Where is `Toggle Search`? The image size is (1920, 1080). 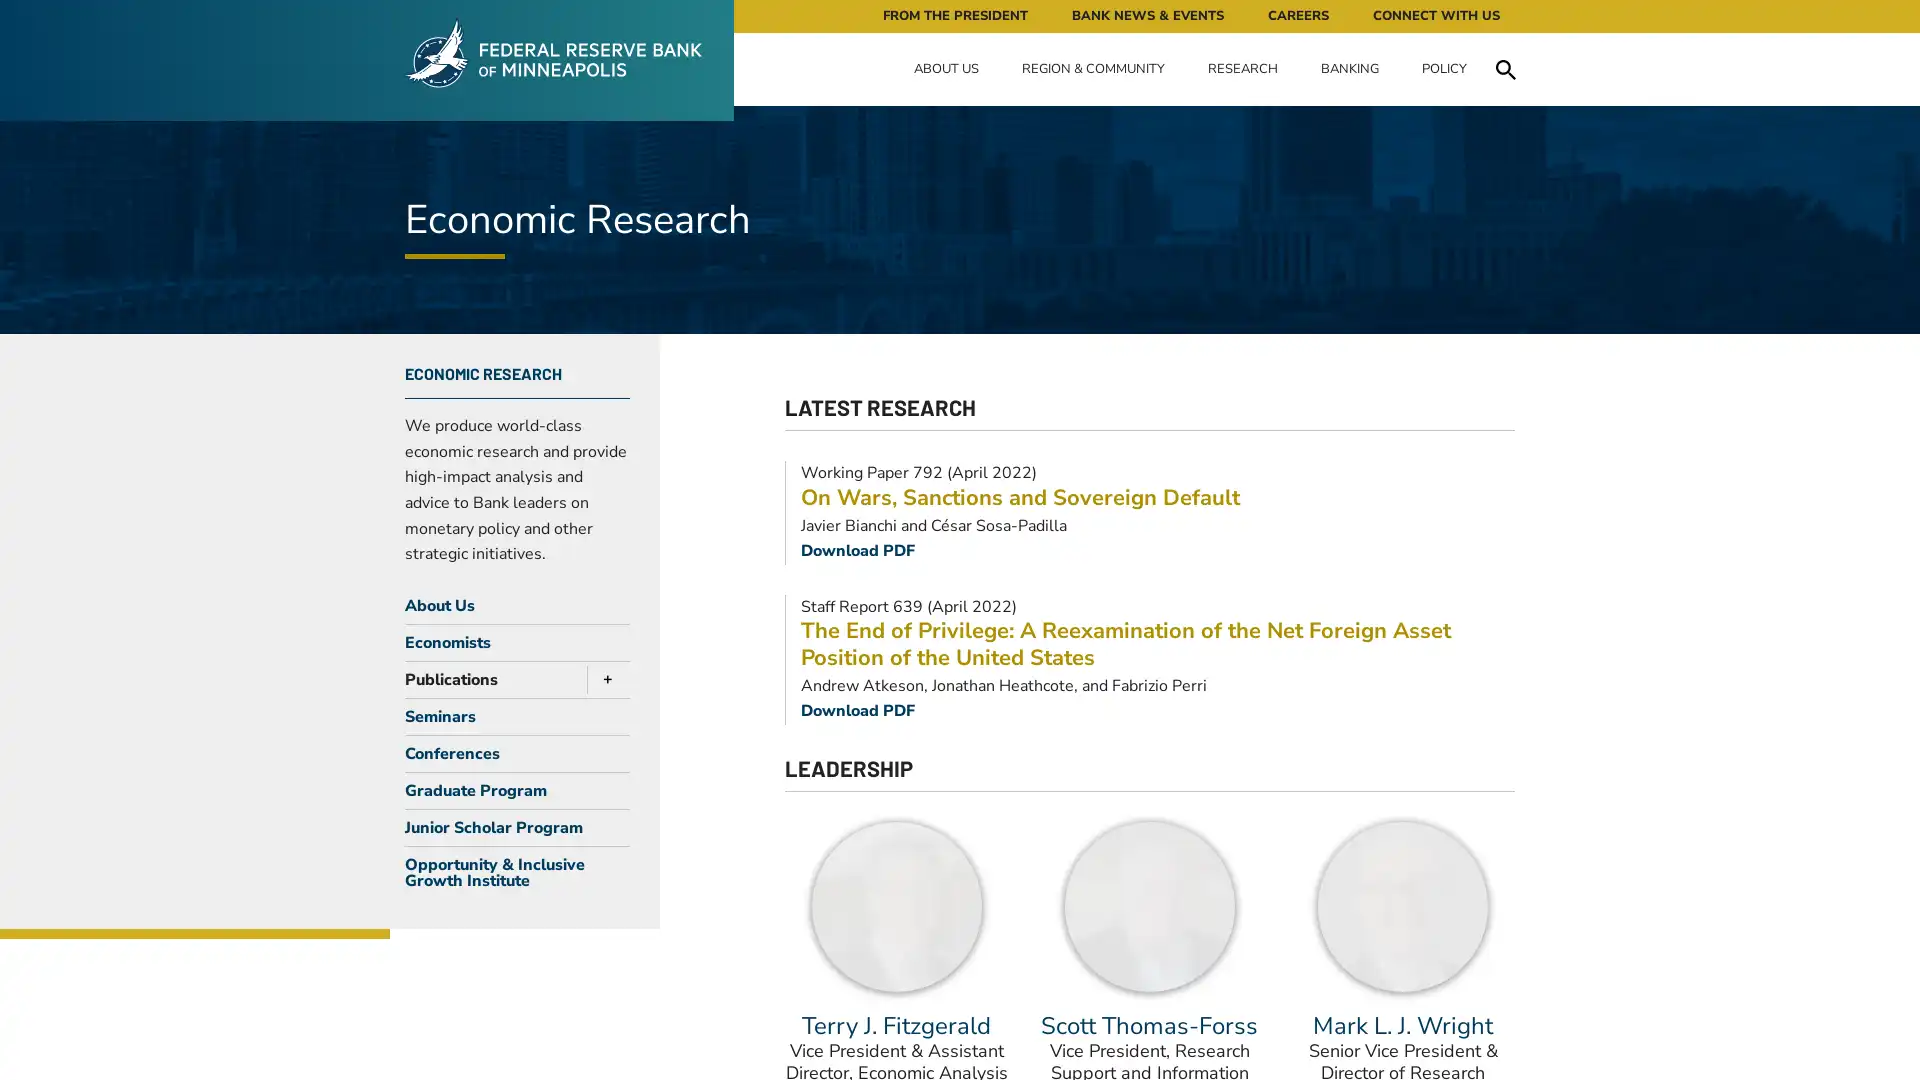
Toggle Search is located at coordinates (1505, 68).